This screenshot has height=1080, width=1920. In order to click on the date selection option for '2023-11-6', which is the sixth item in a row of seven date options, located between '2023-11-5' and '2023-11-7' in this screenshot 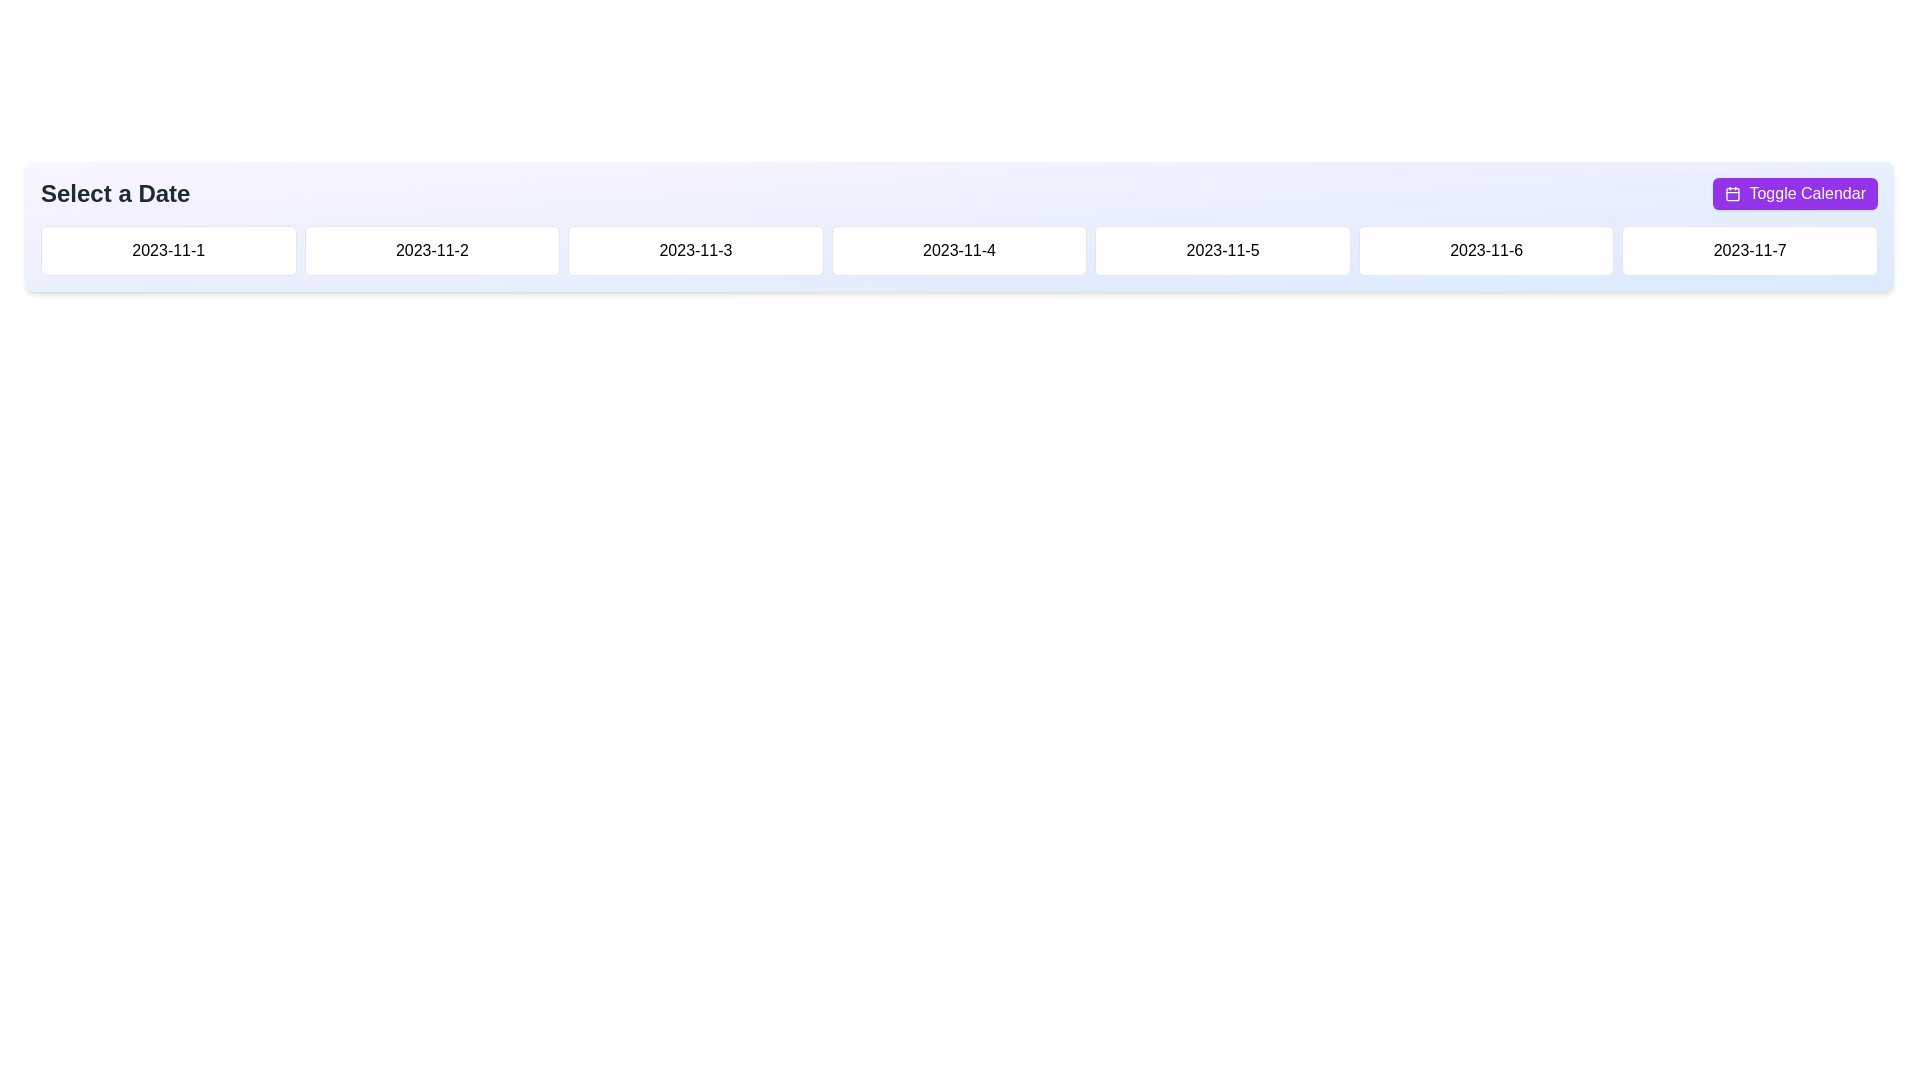, I will do `click(1486, 249)`.